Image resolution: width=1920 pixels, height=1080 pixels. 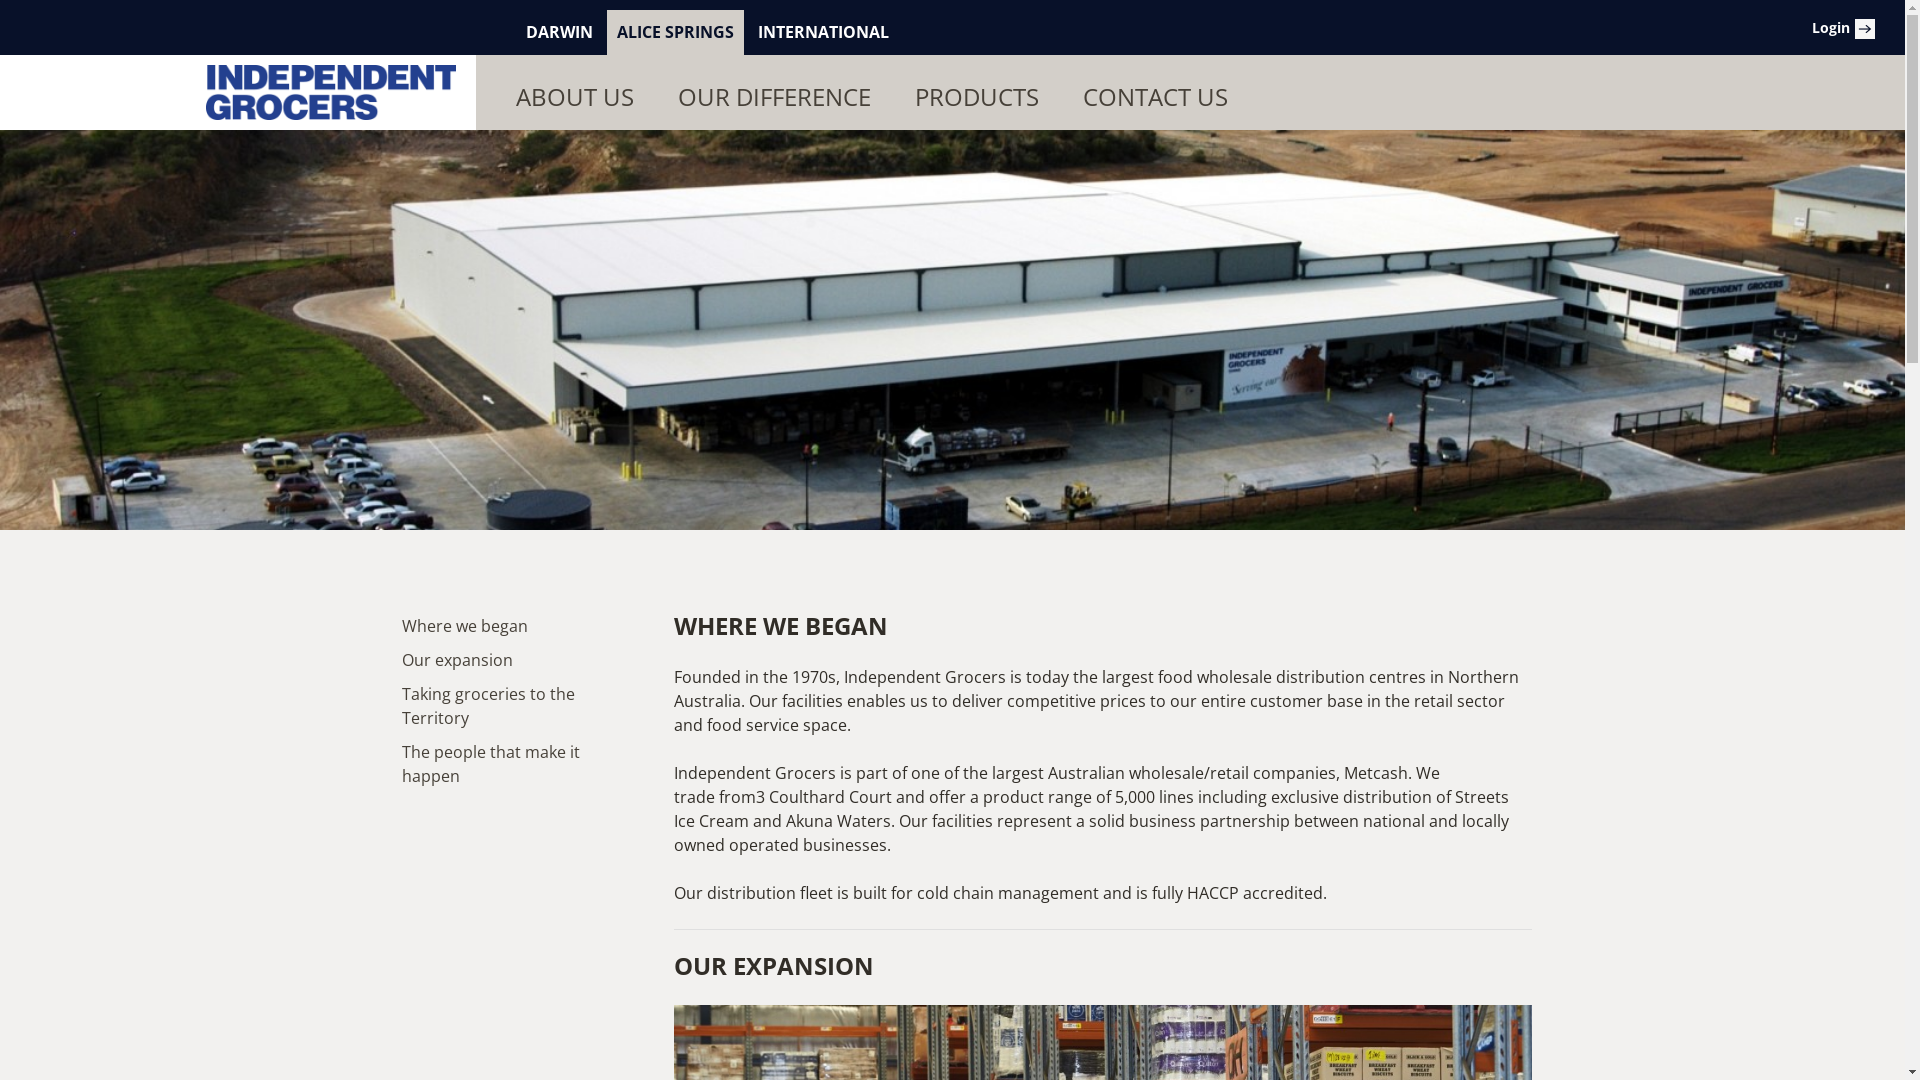 I want to click on 'Our expansion', so click(x=401, y=659).